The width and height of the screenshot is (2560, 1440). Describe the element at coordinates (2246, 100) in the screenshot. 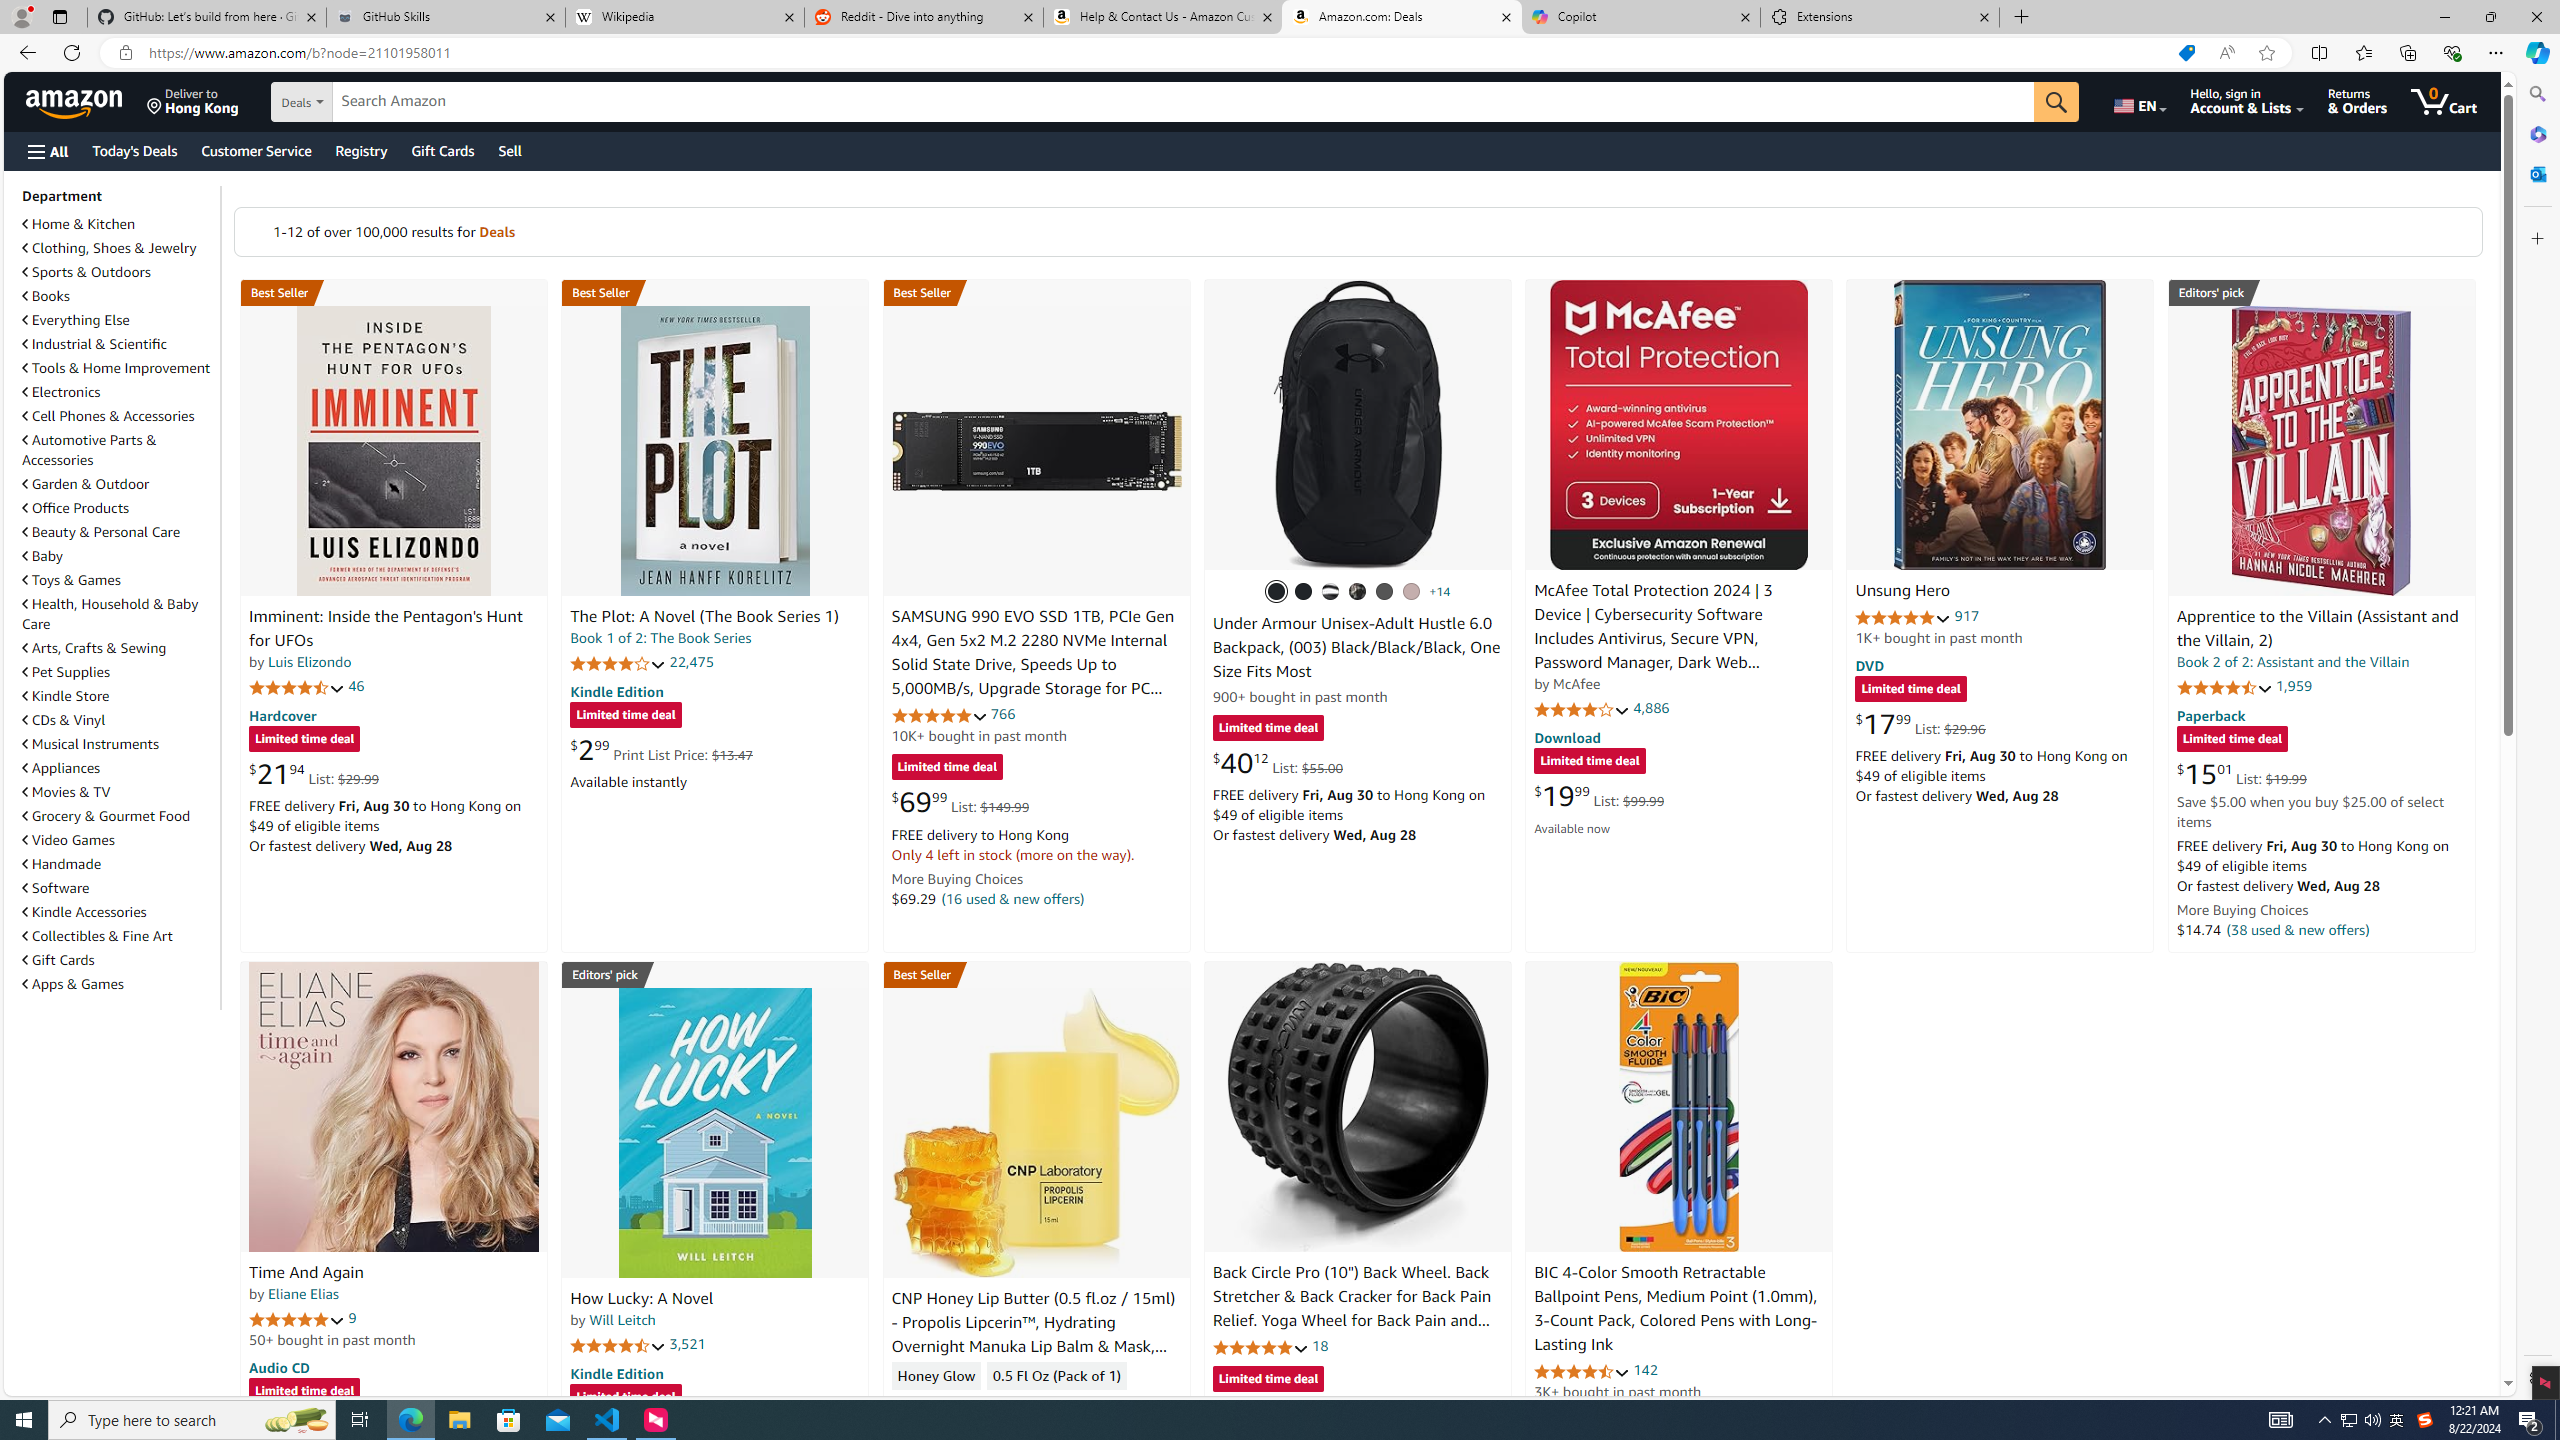

I see `'Hello, sign in Account & Lists'` at that location.